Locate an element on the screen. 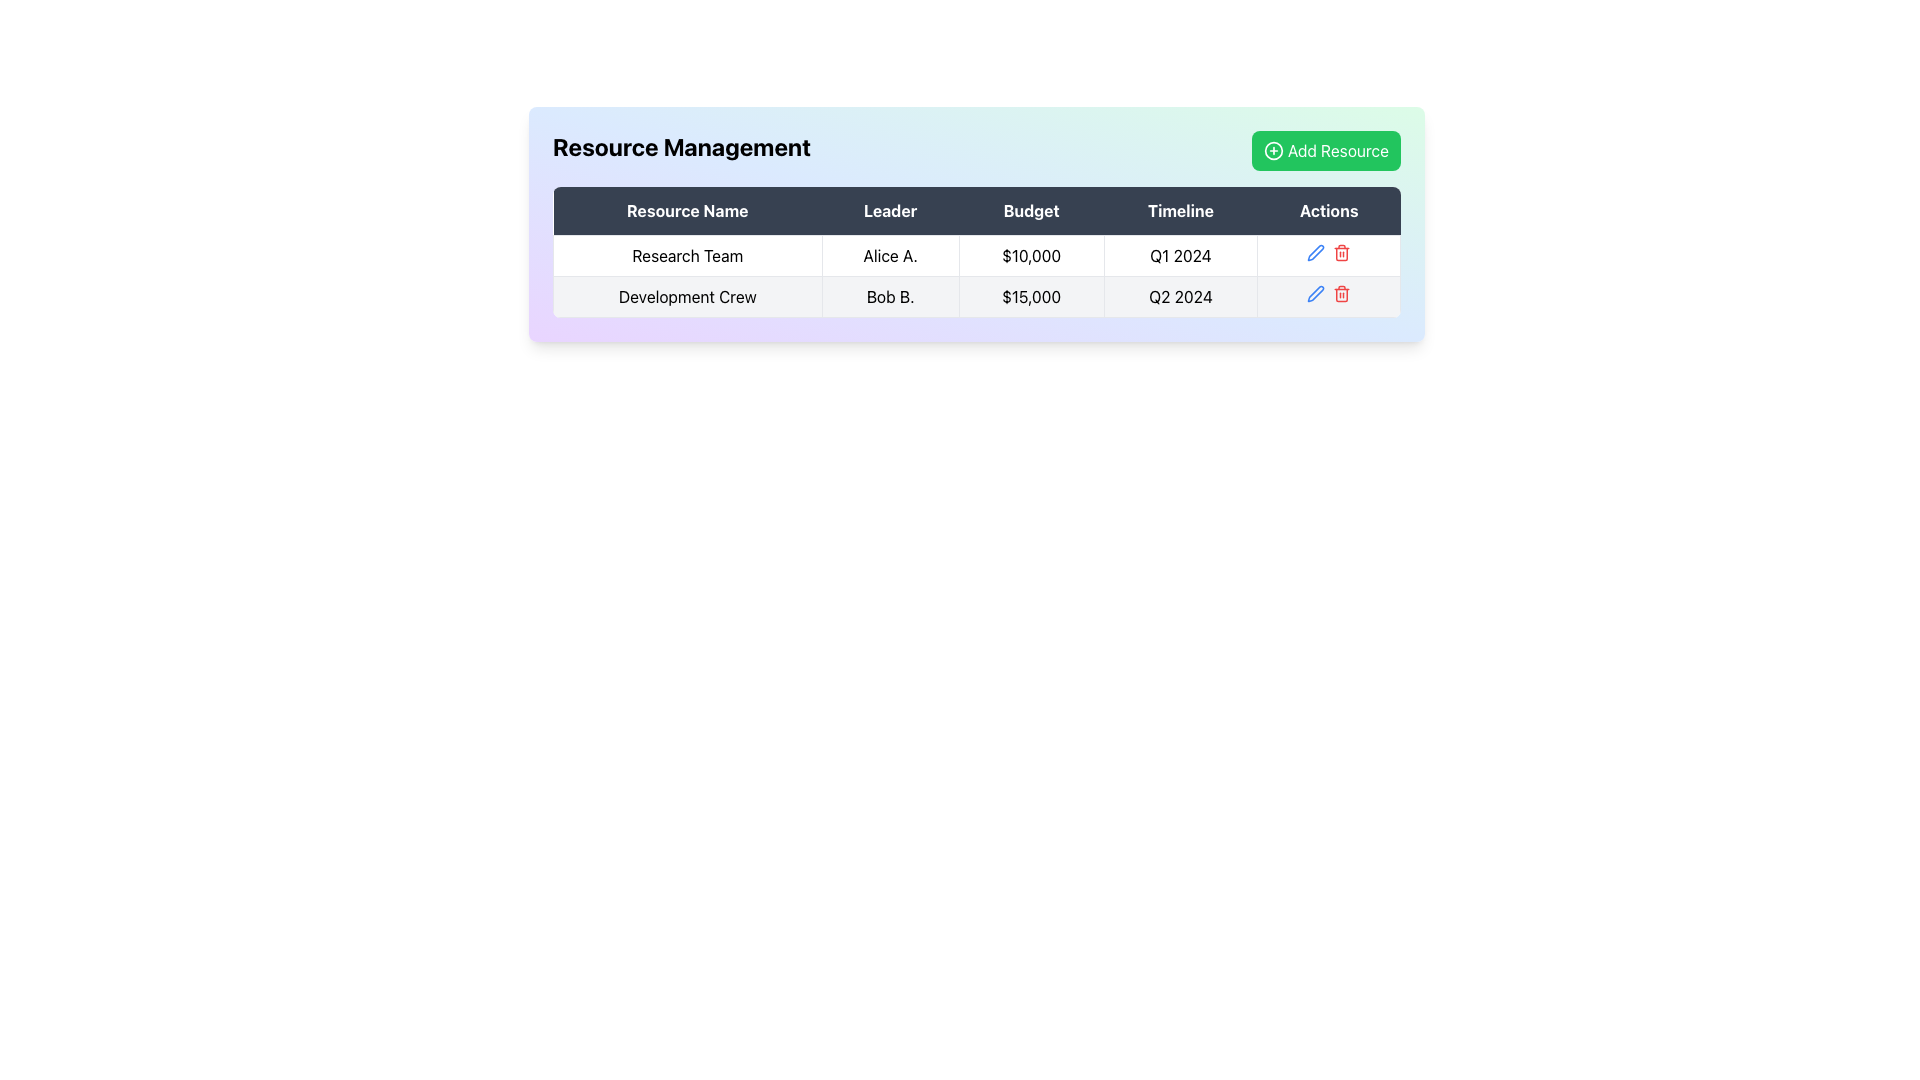  the icon located inside the green button labeled 'Add Resource', positioned towards the left side of the text within the button, in the top-right corner of the table header is located at coordinates (1272, 149).